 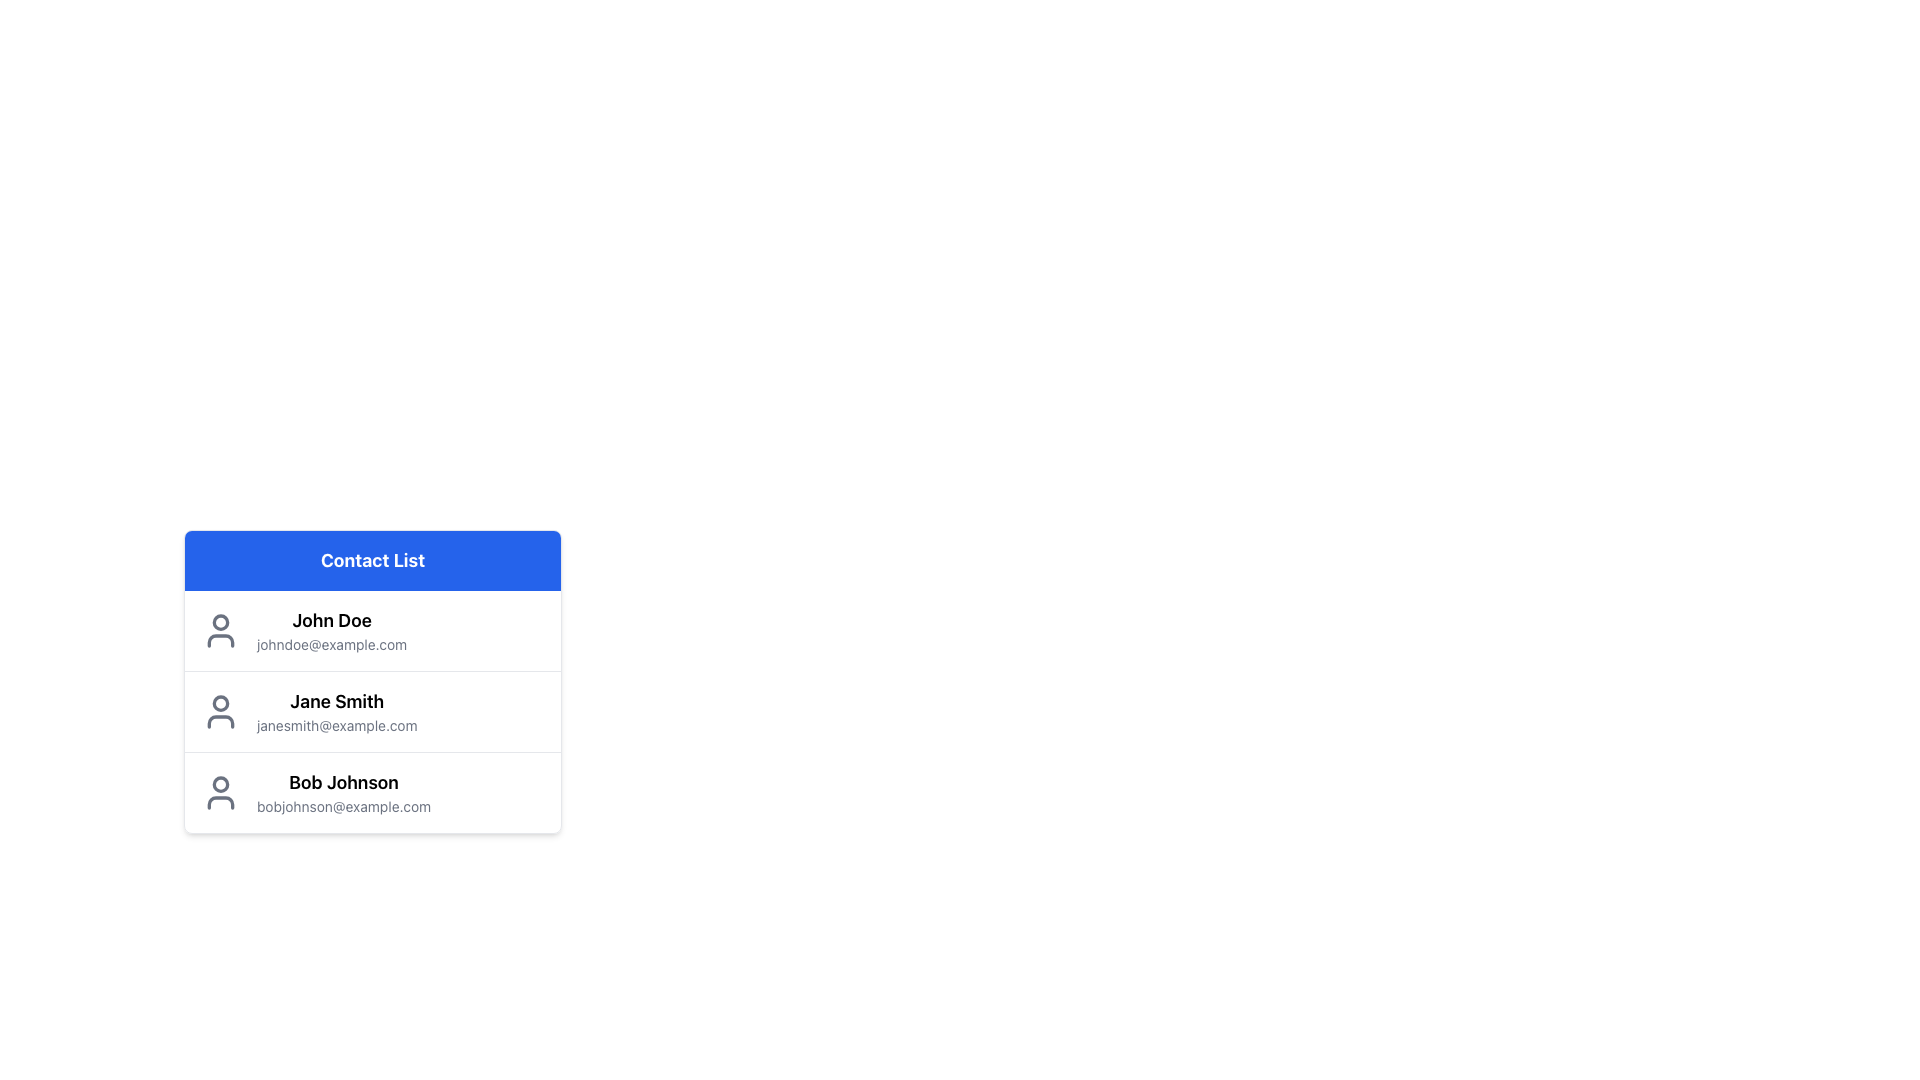 I want to click on text content of the Text Display that provides user identification information, including the person's full name and email address, located in the first item of the 'Contact List', so click(x=332, y=631).